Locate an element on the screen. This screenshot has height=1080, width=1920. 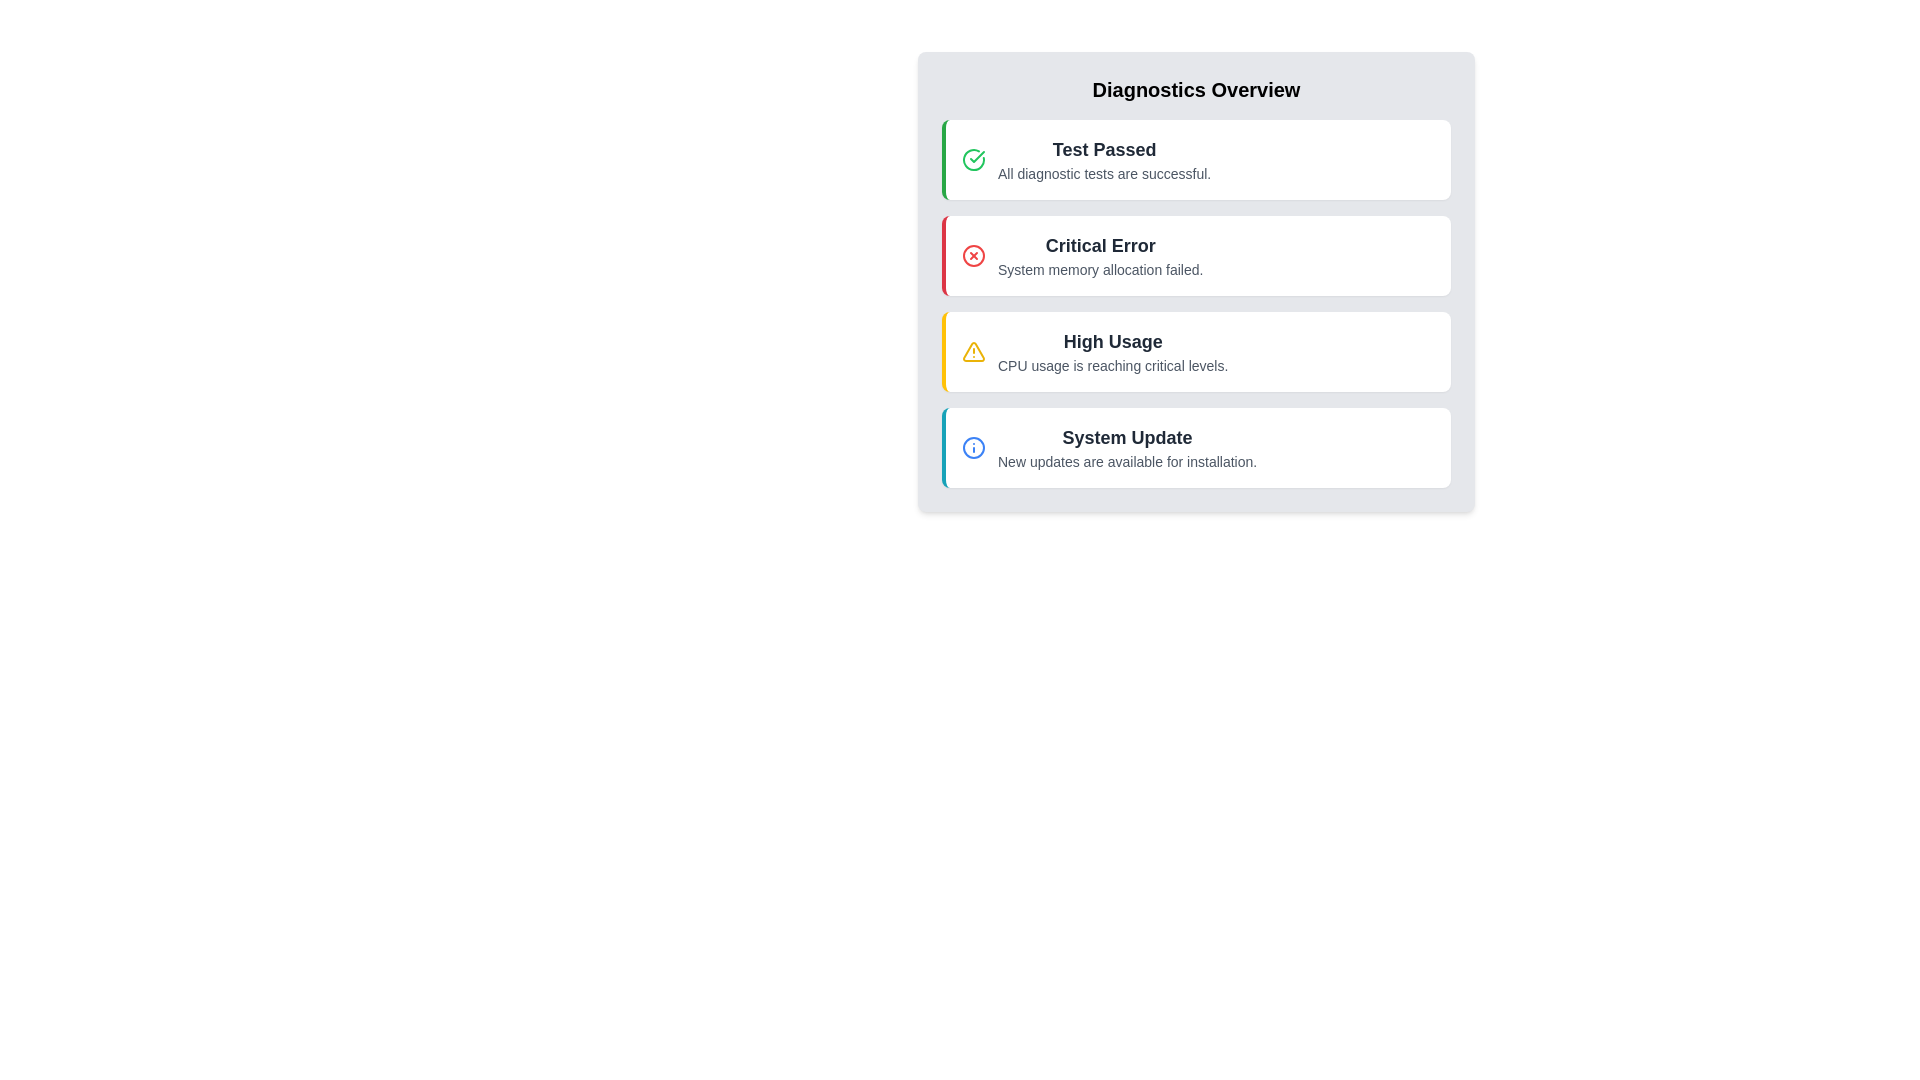
the 'High Usage' text label, which is styled in bold and medium-large font size, colored dark gray, and located in the third notification card with a yellow border is located at coordinates (1112, 341).